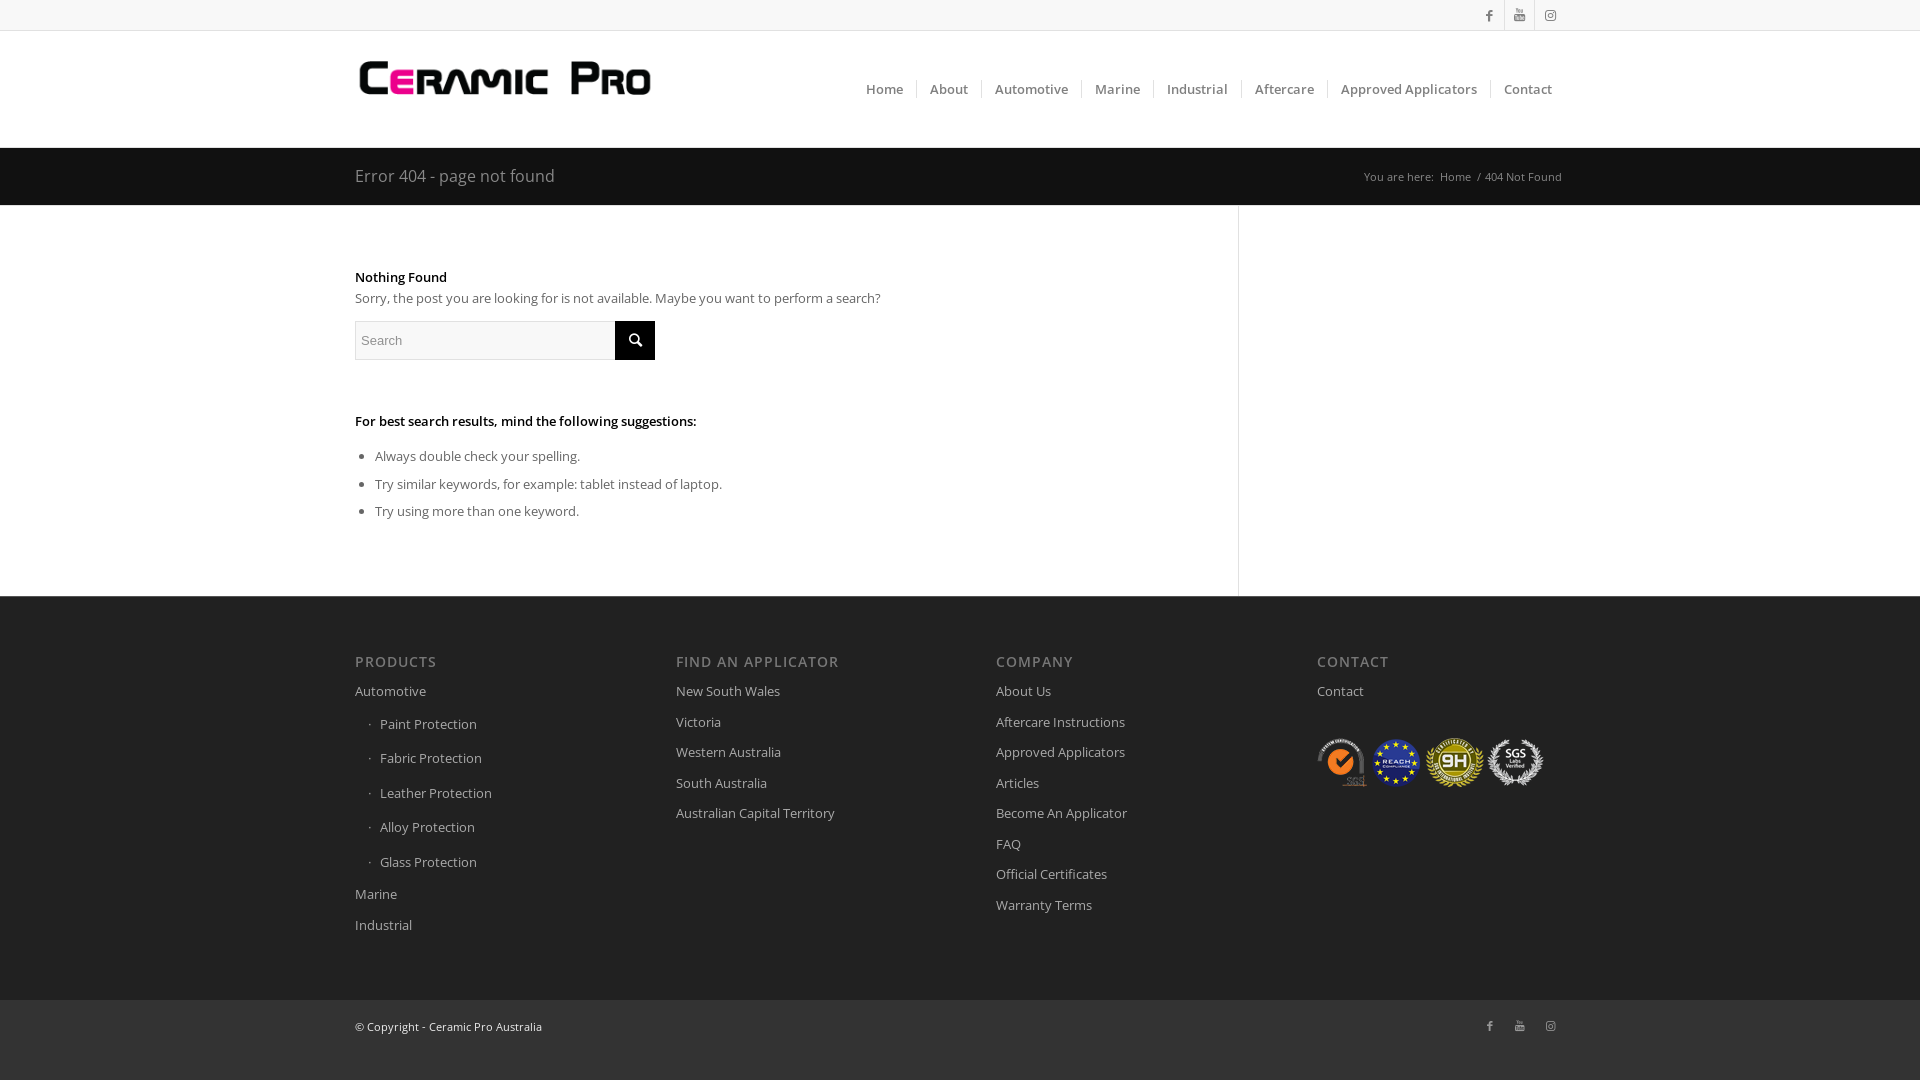 The height and width of the screenshot is (1080, 1920). Describe the element at coordinates (1489, 15) in the screenshot. I see `'Facebook'` at that location.